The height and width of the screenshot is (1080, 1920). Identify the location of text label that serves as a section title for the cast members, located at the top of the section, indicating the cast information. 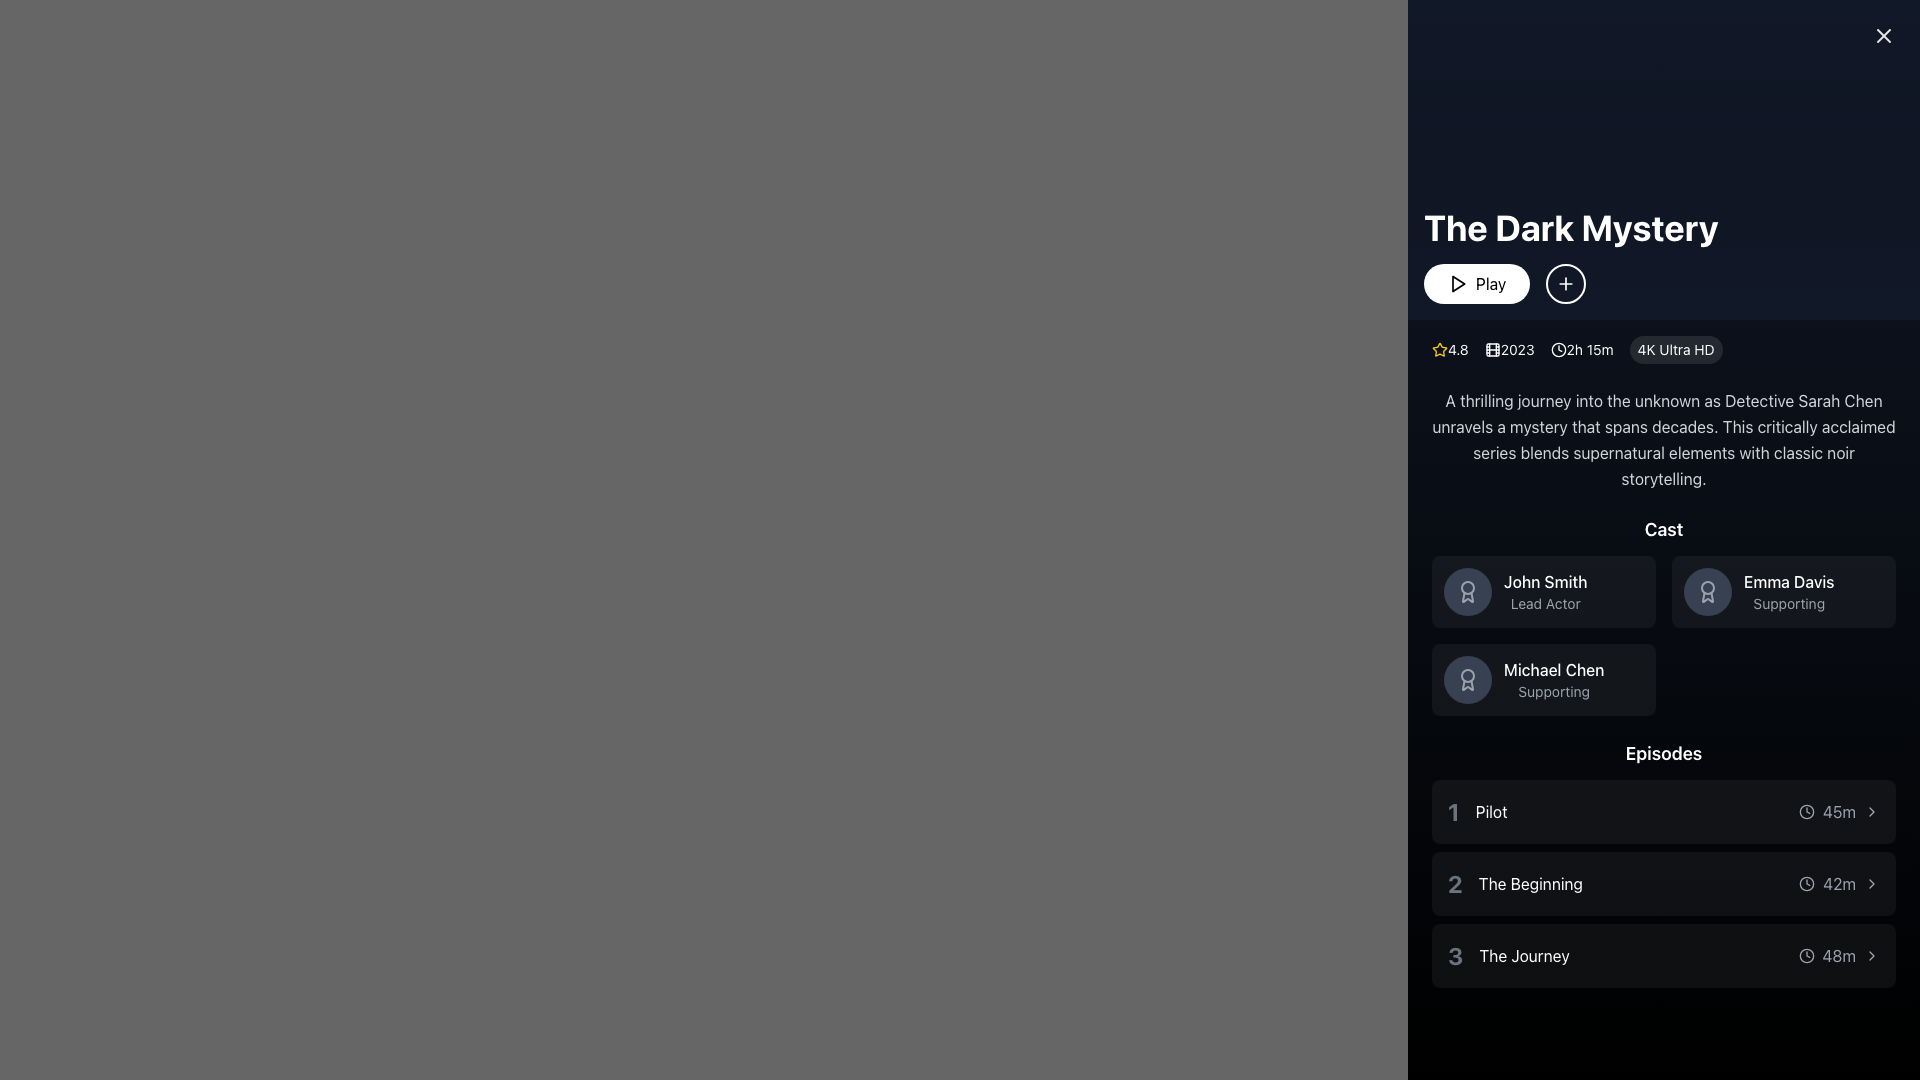
(1664, 528).